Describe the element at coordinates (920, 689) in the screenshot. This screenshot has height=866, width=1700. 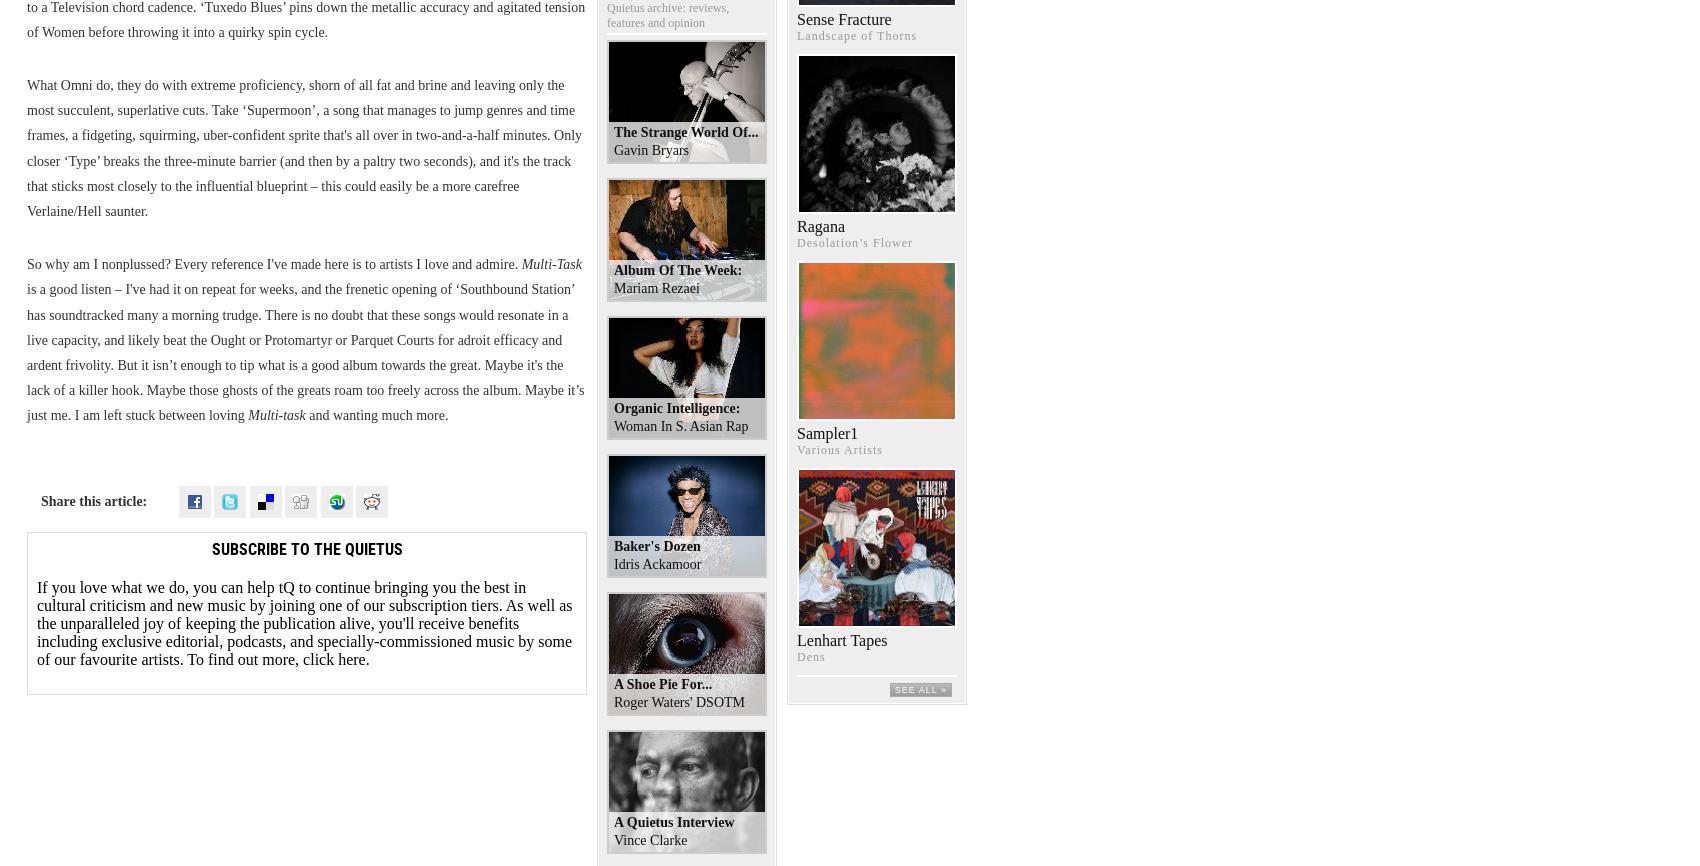
I see `'See all »'` at that location.